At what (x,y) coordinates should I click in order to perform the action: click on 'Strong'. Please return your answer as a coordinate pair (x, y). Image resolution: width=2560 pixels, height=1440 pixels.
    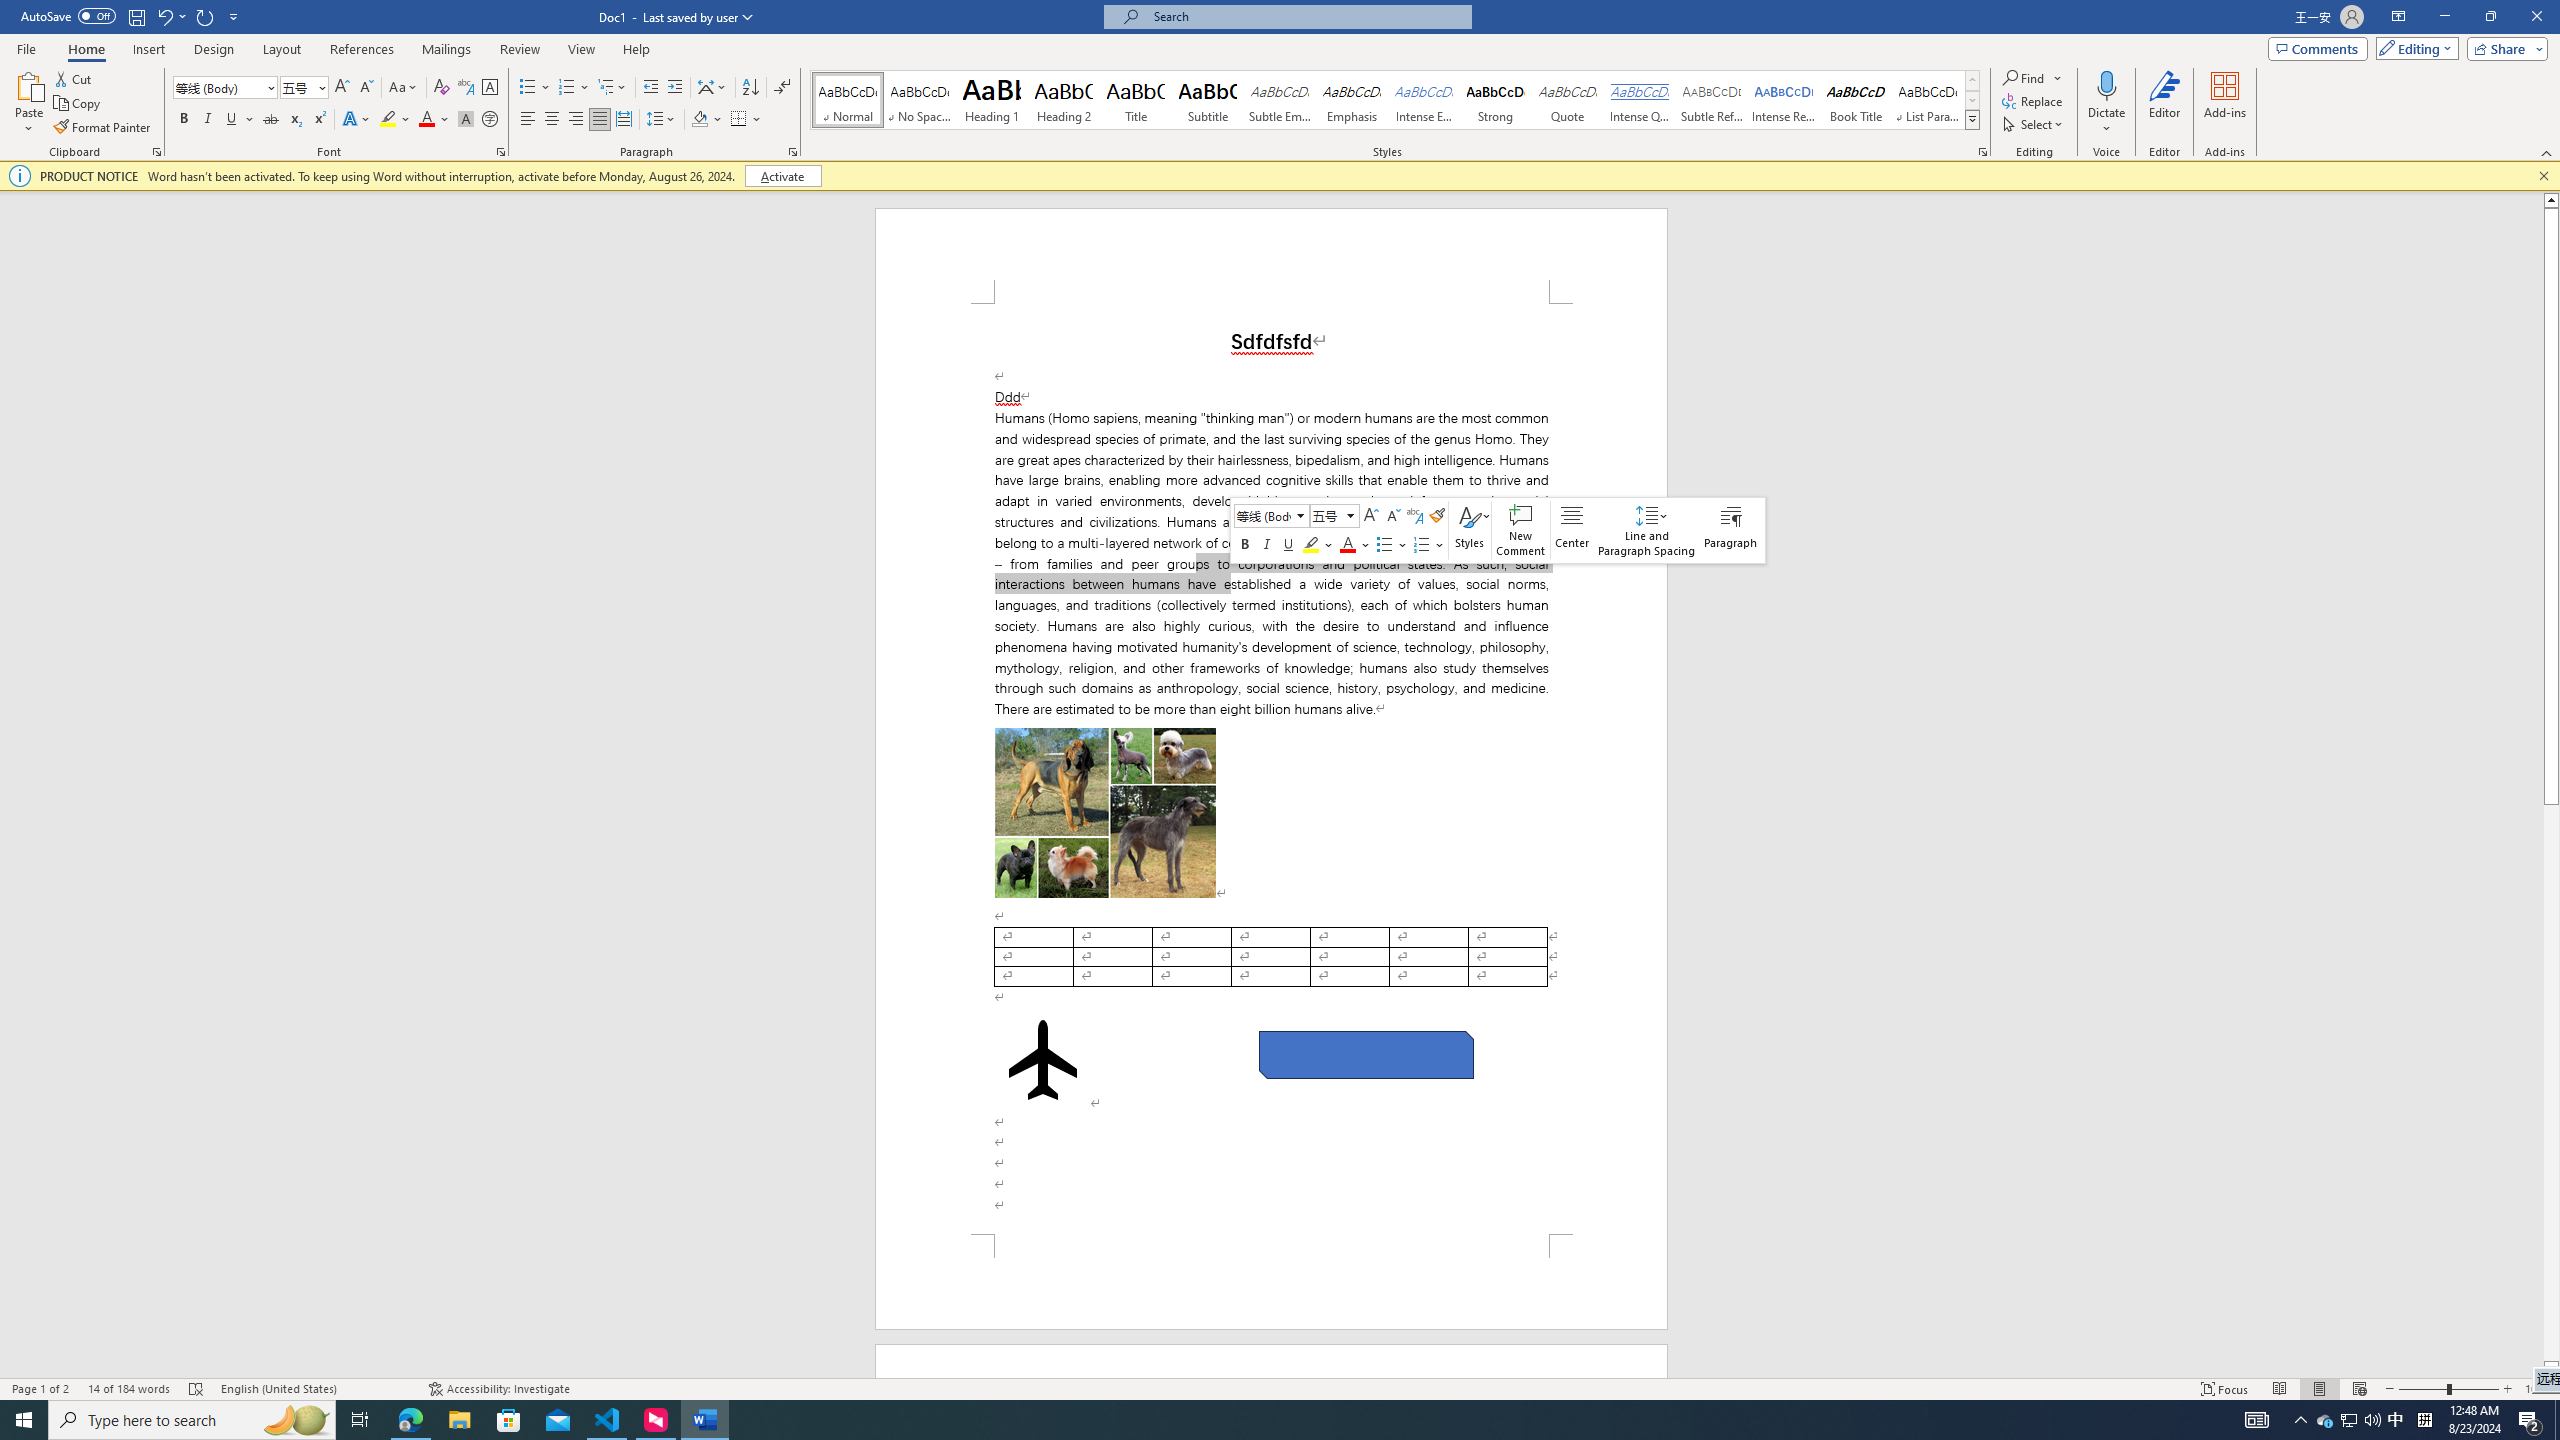
    Looking at the image, I should click on (1495, 99).